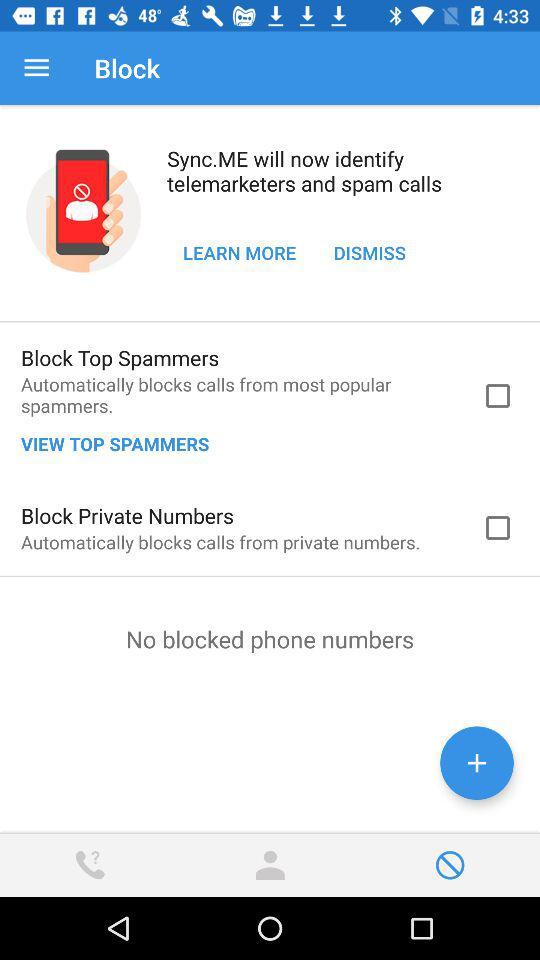 This screenshot has width=540, height=960. What do you see at coordinates (475, 762) in the screenshot?
I see `icon below no blocked phone icon` at bounding box center [475, 762].